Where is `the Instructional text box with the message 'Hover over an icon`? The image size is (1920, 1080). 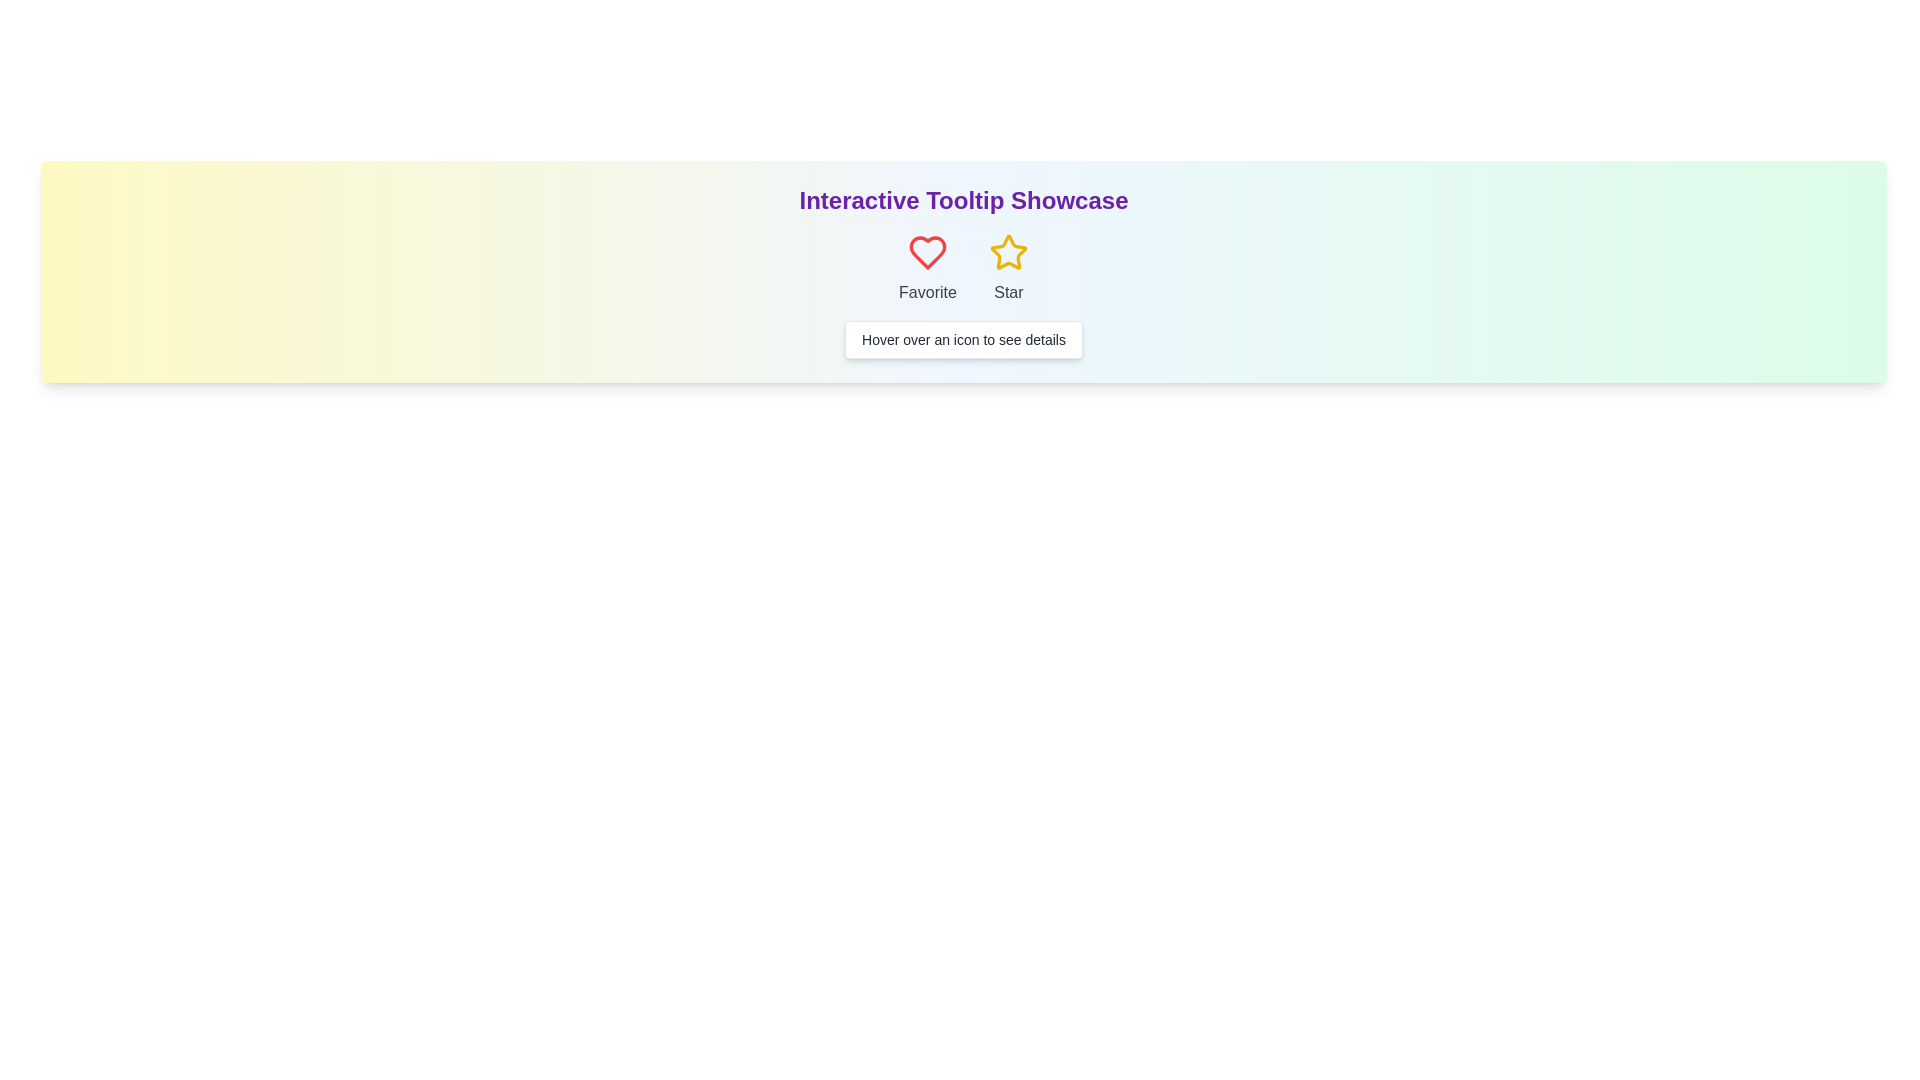
the Instructional text box with the message 'Hover over an icon is located at coordinates (964, 338).